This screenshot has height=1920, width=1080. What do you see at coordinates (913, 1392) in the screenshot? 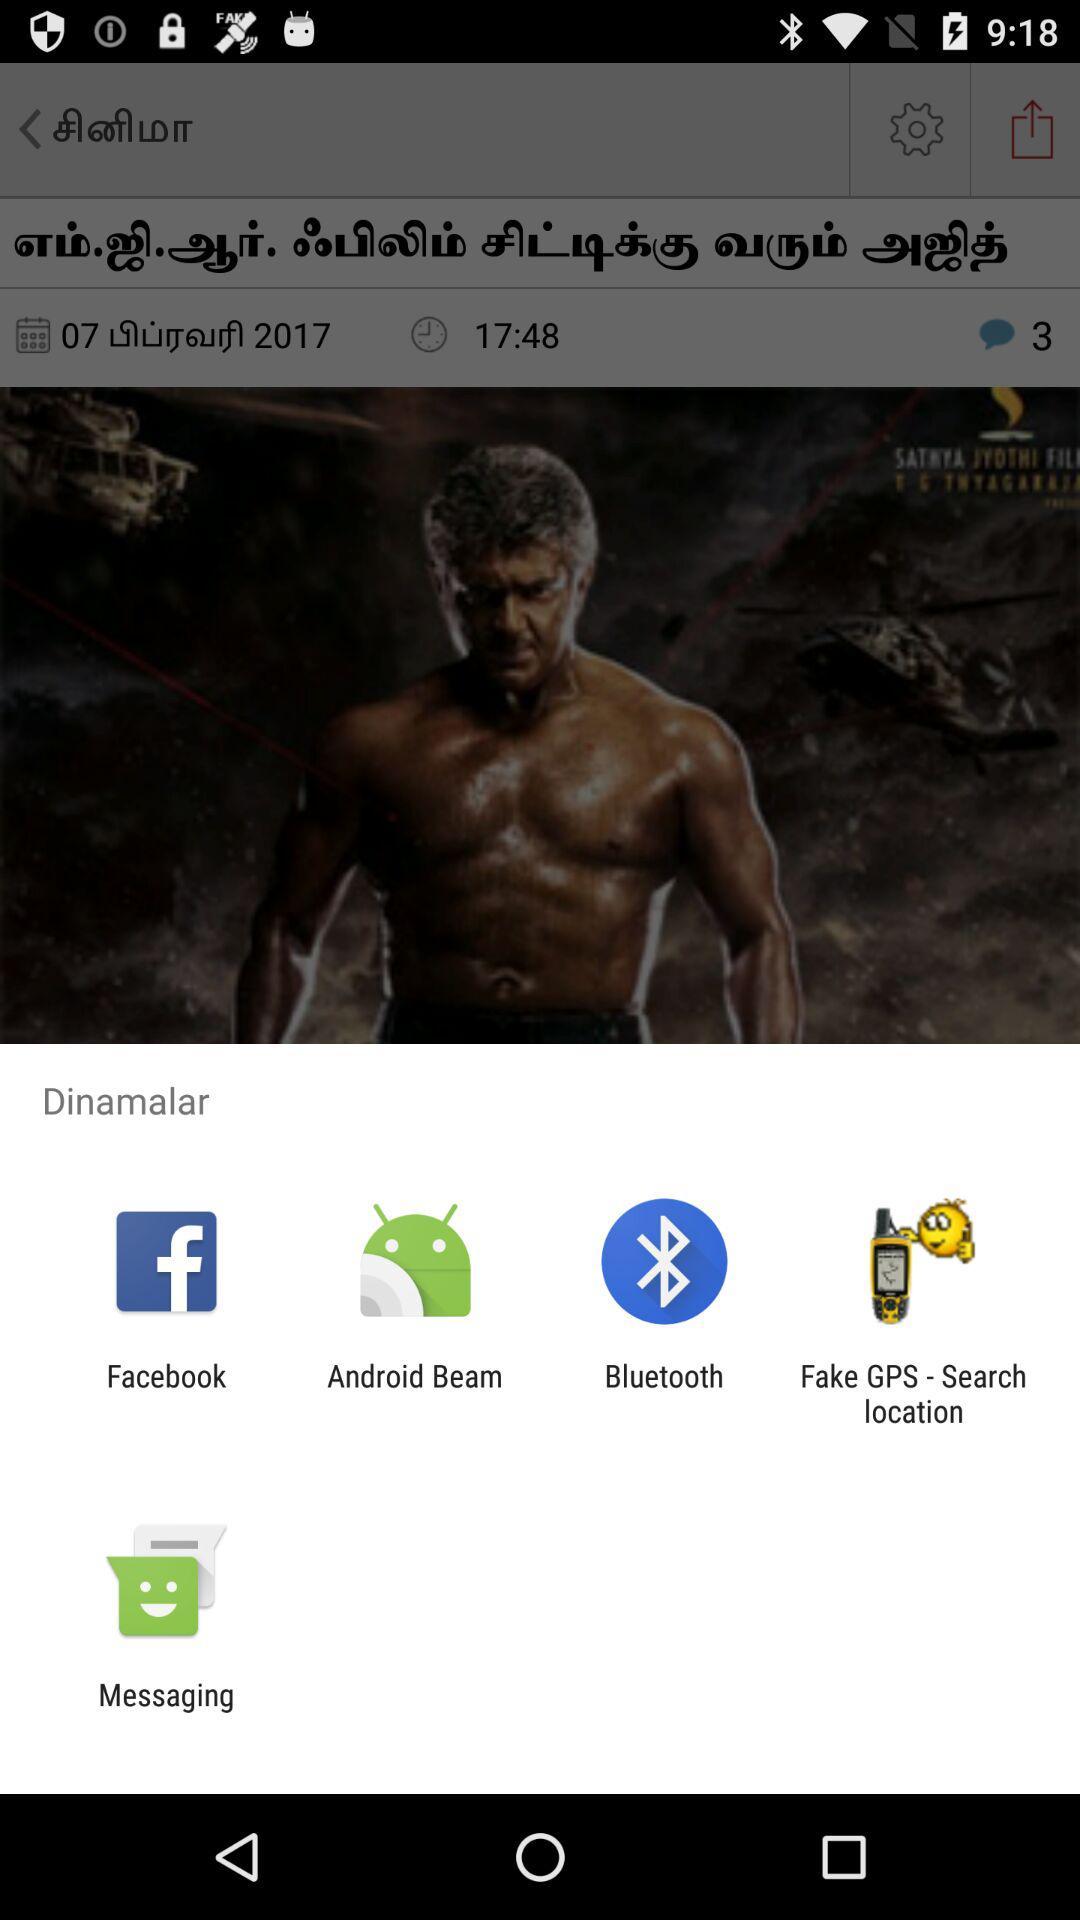
I see `the app to the right of bluetooth item` at bounding box center [913, 1392].